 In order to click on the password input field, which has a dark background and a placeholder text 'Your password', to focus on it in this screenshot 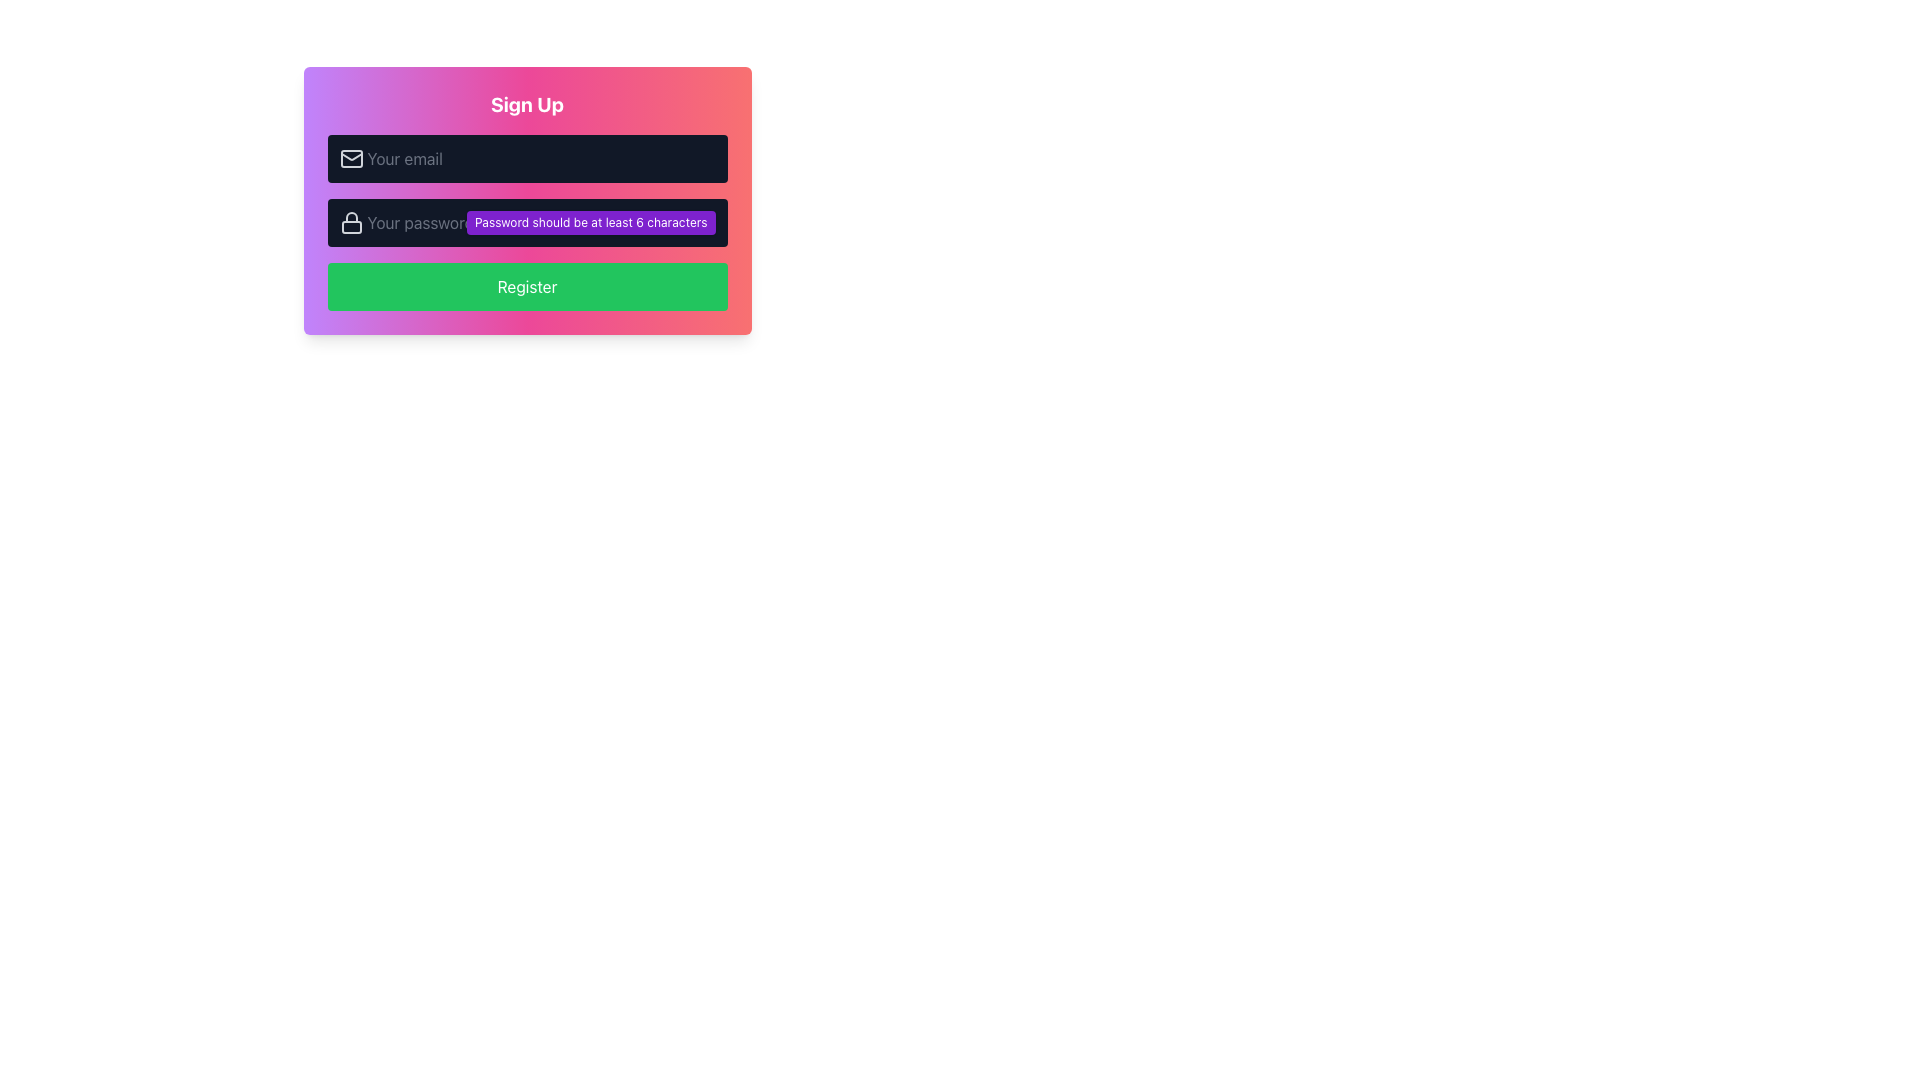, I will do `click(527, 223)`.